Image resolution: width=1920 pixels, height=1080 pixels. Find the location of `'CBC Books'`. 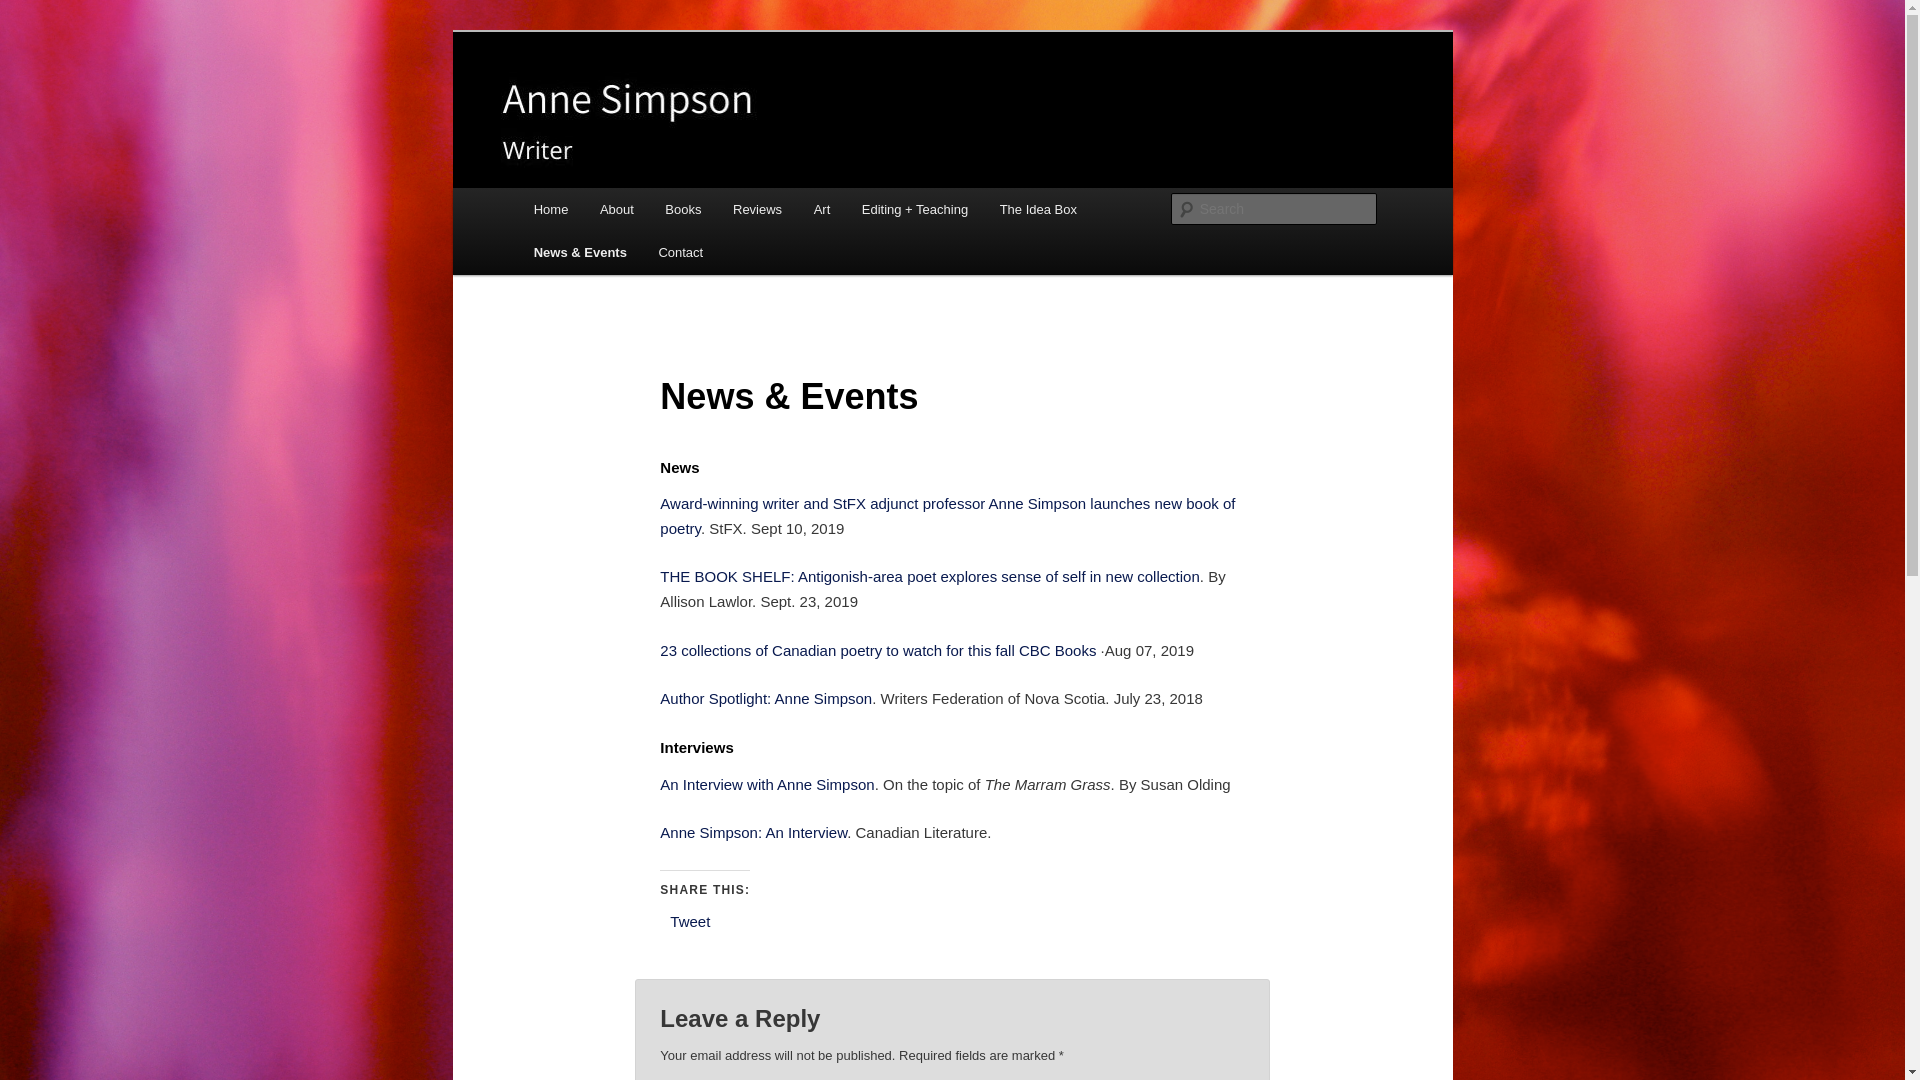

'CBC Books' is located at coordinates (1056, 650).